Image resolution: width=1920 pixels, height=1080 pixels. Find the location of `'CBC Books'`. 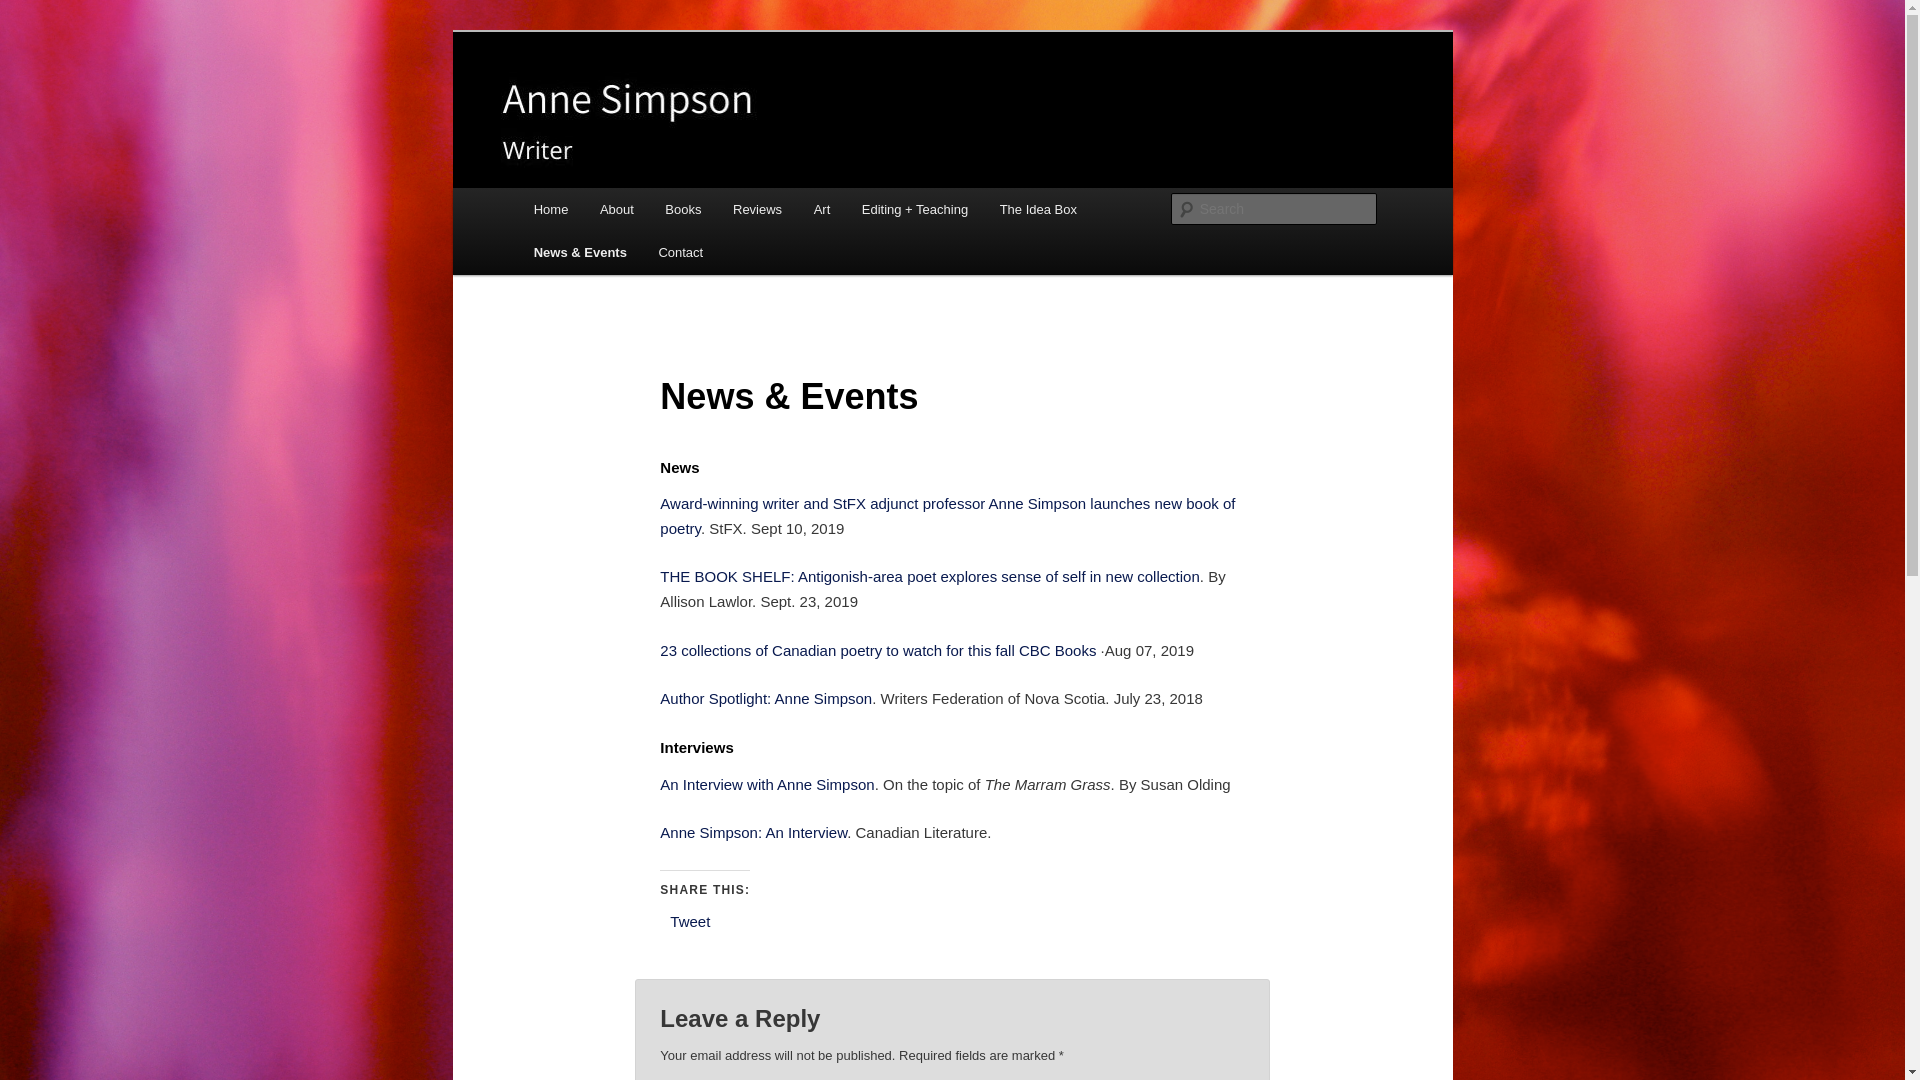

'CBC Books' is located at coordinates (1056, 650).